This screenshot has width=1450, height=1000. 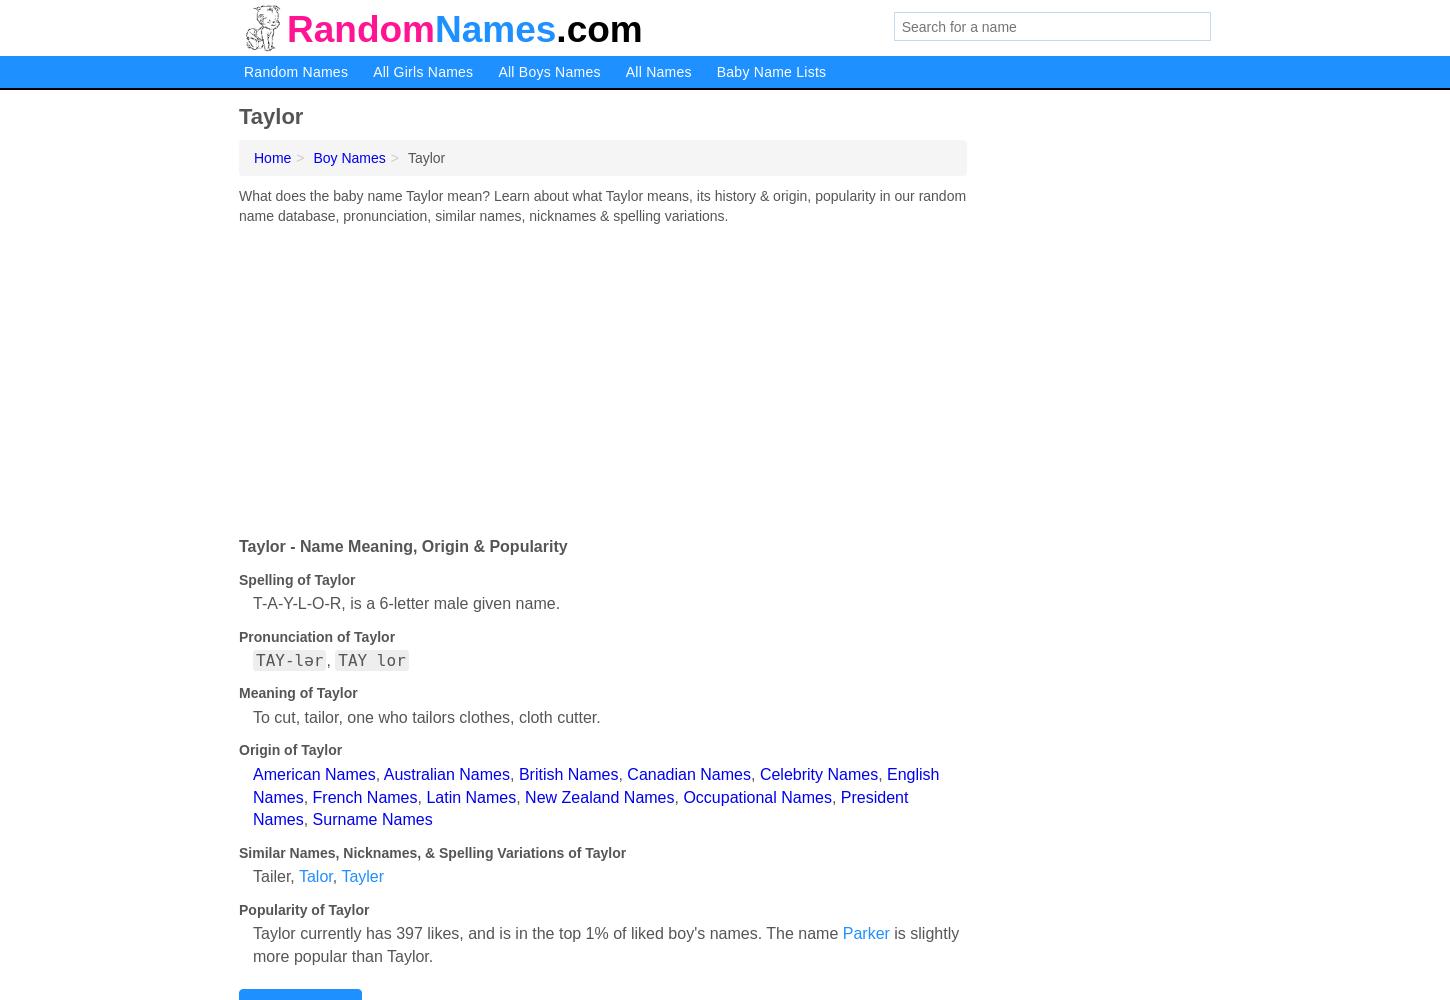 What do you see at coordinates (864, 933) in the screenshot?
I see `'Parker'` at bounding box center [864, 933].